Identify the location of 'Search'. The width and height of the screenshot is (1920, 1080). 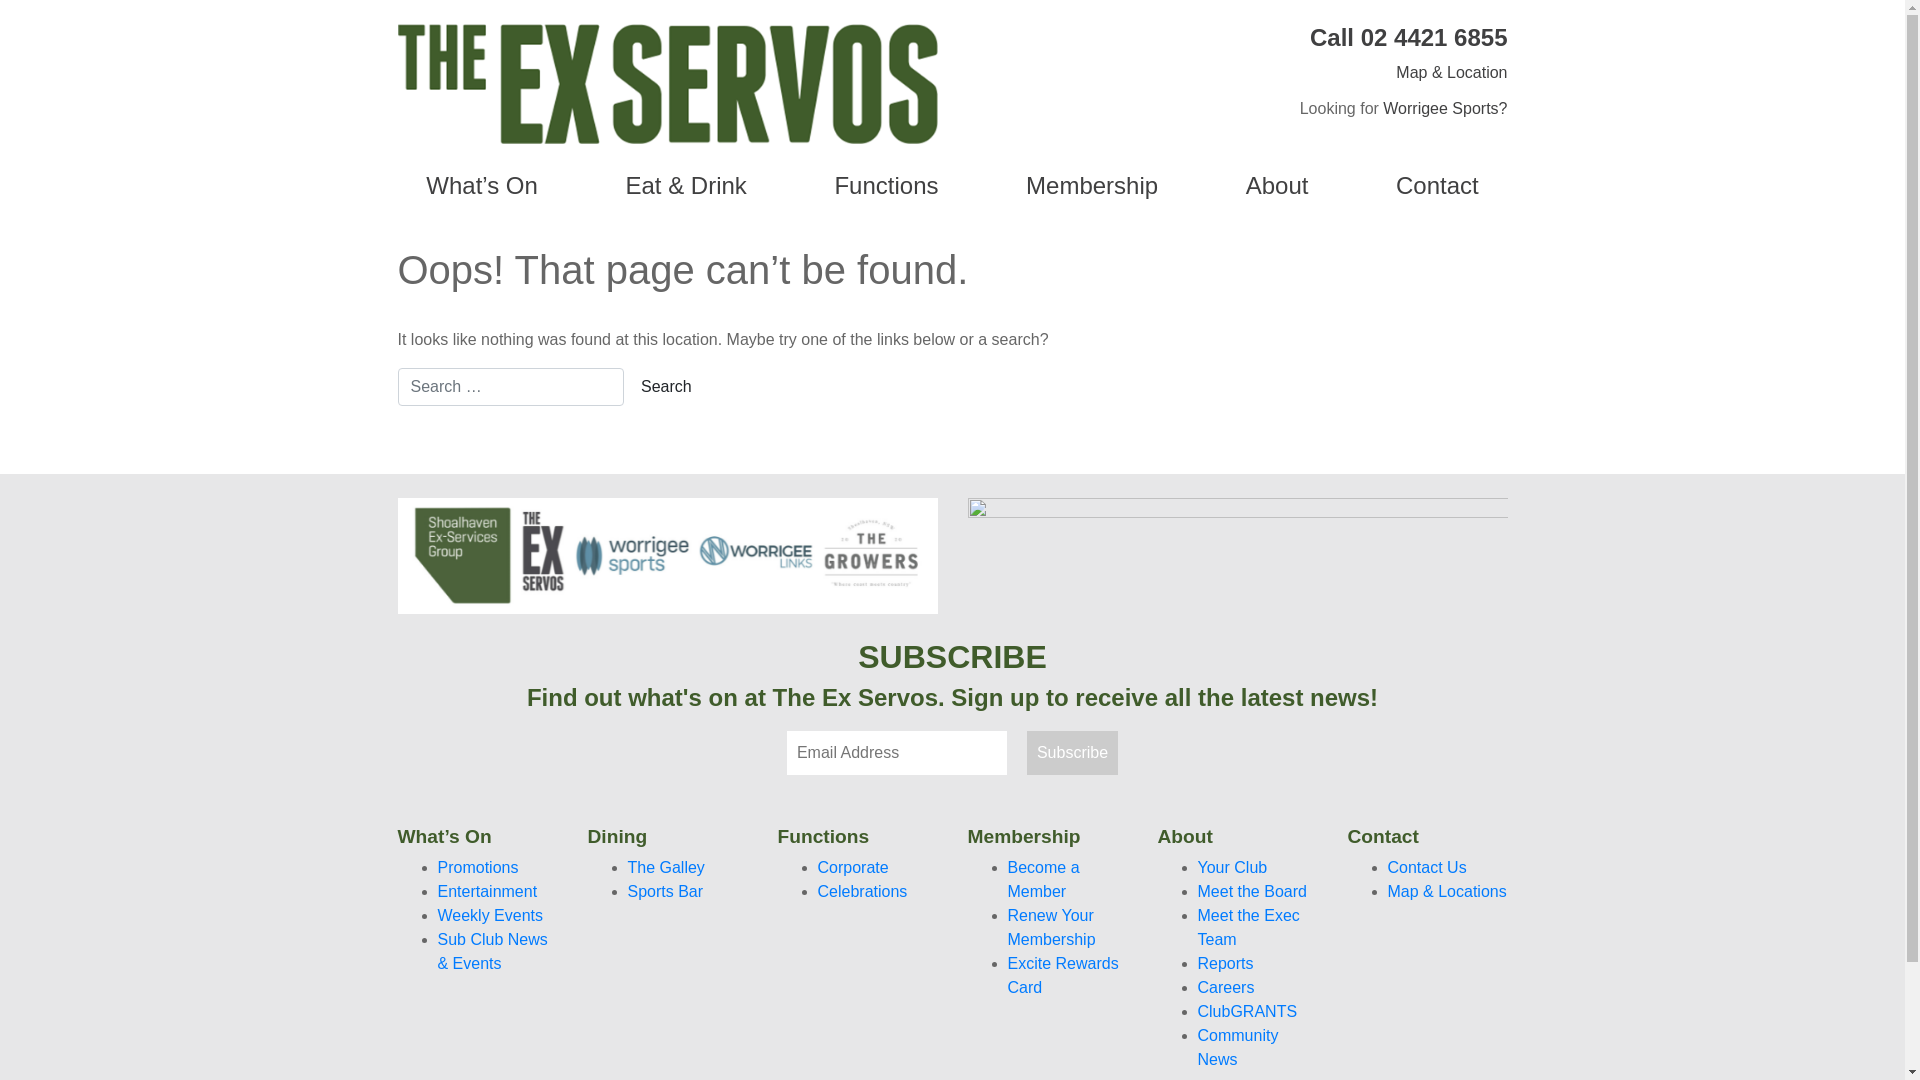
(666, 386).